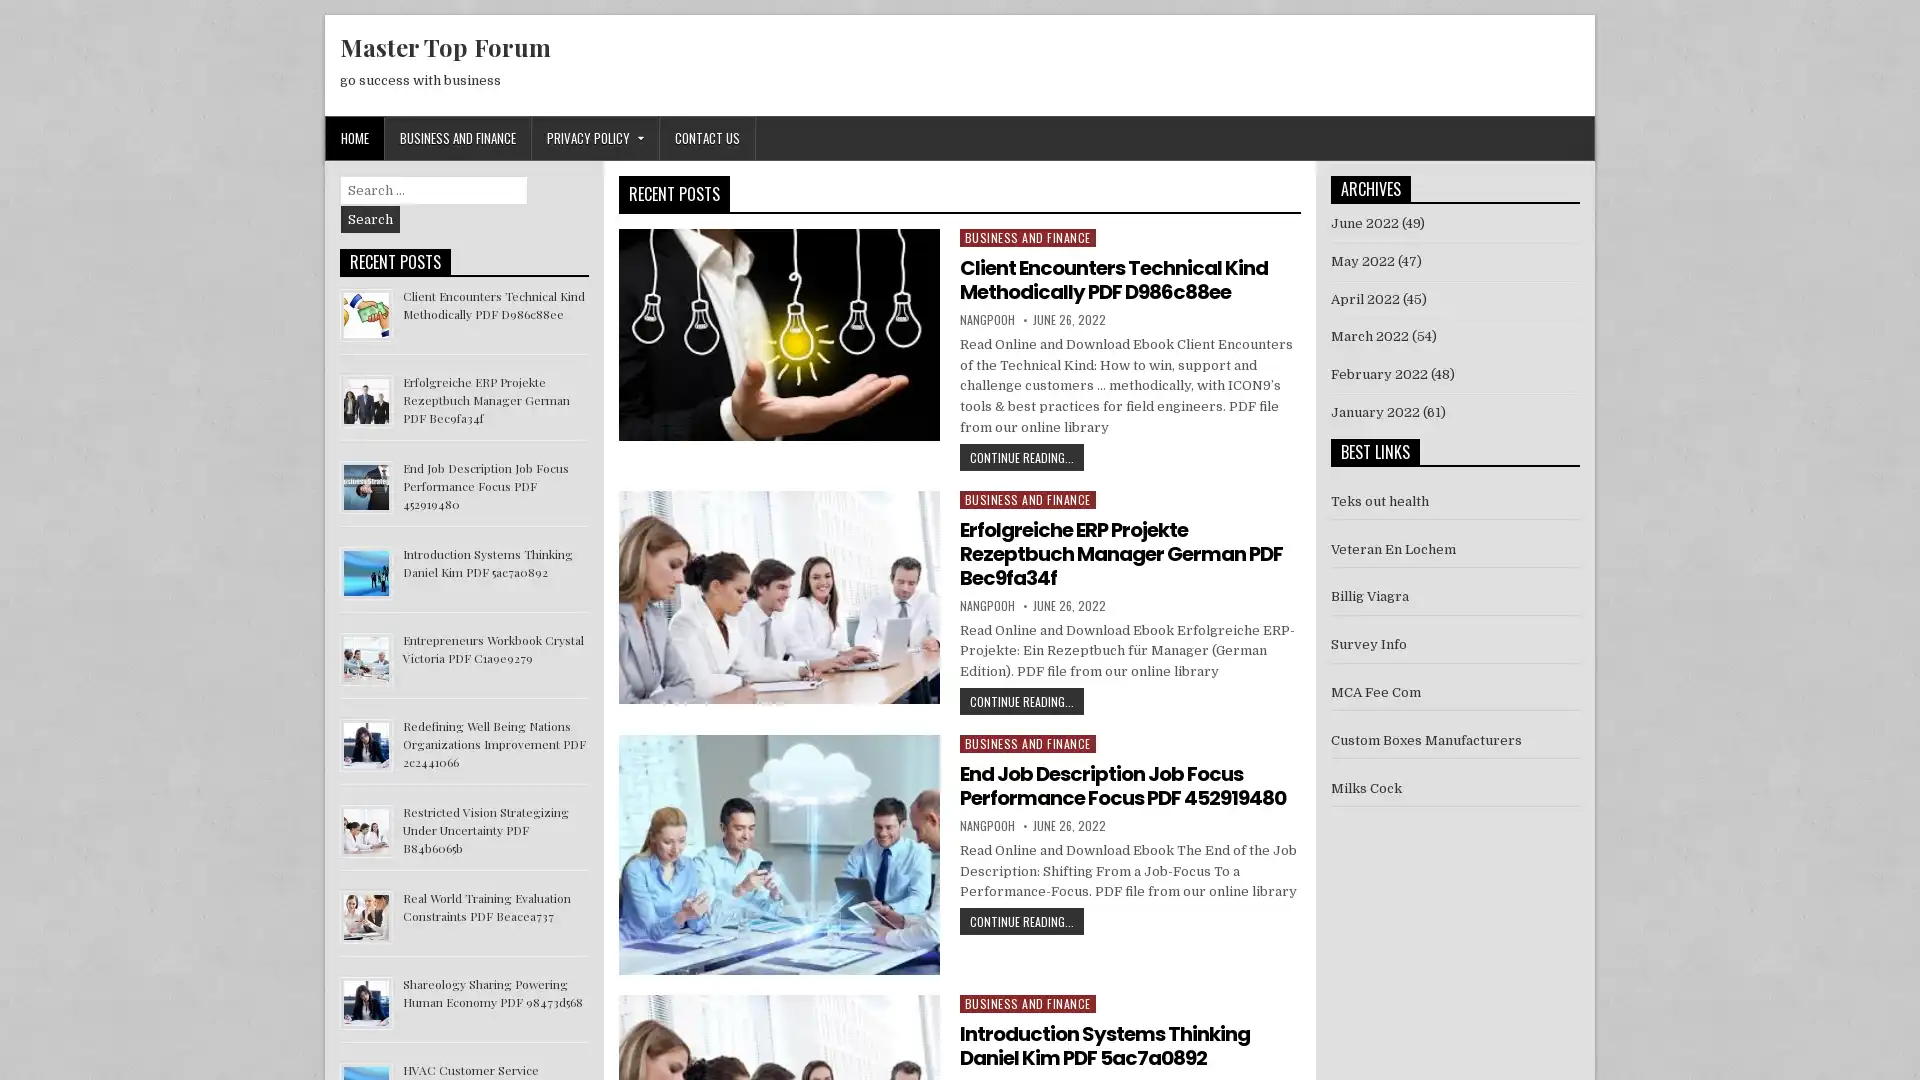 The width and height of the screenshot is (1920, 1080). What do you see at coordinates (370, 219) in the screenshot?
I see `Search` at bounding box center [370, 219].